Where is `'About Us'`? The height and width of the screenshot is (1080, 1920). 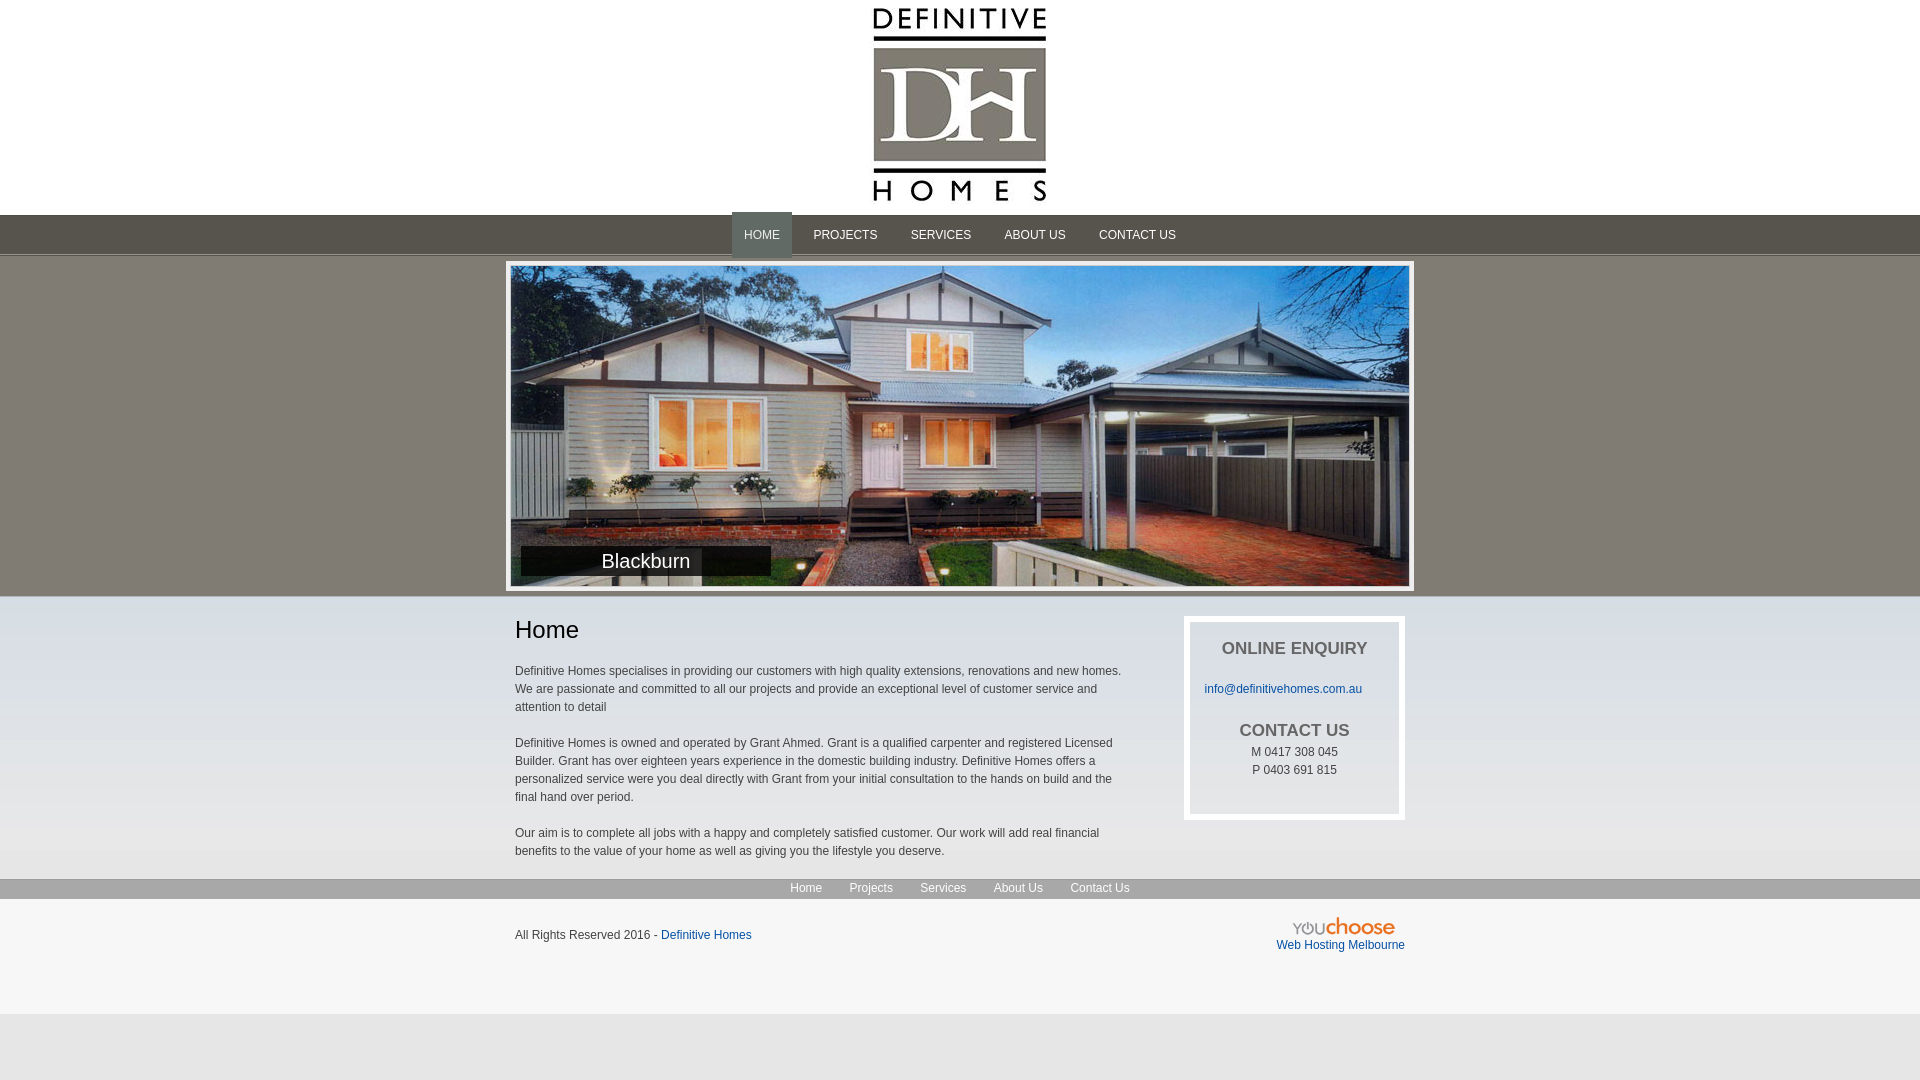
'About Us' is located at coordinates (993, 886).